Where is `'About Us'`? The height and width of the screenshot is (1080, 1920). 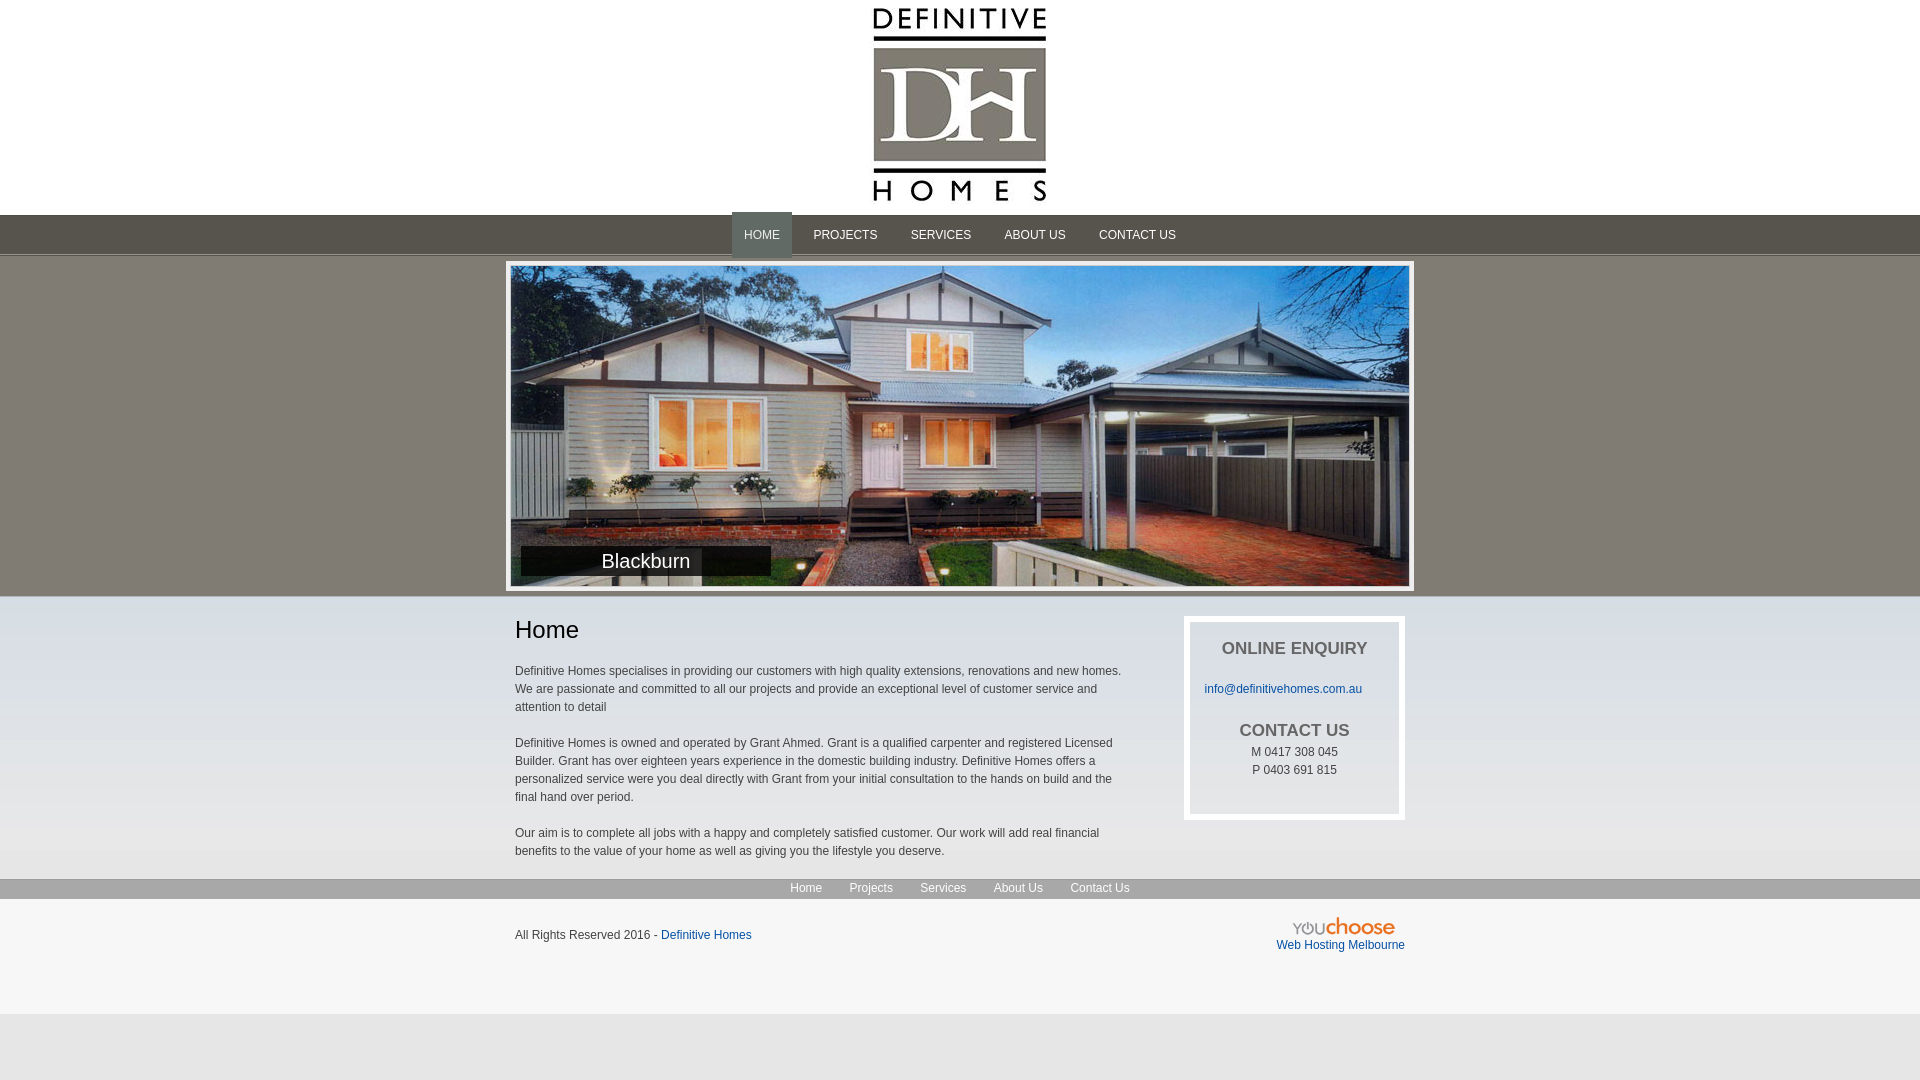
'About Us' is located at coordinates (993, 886).